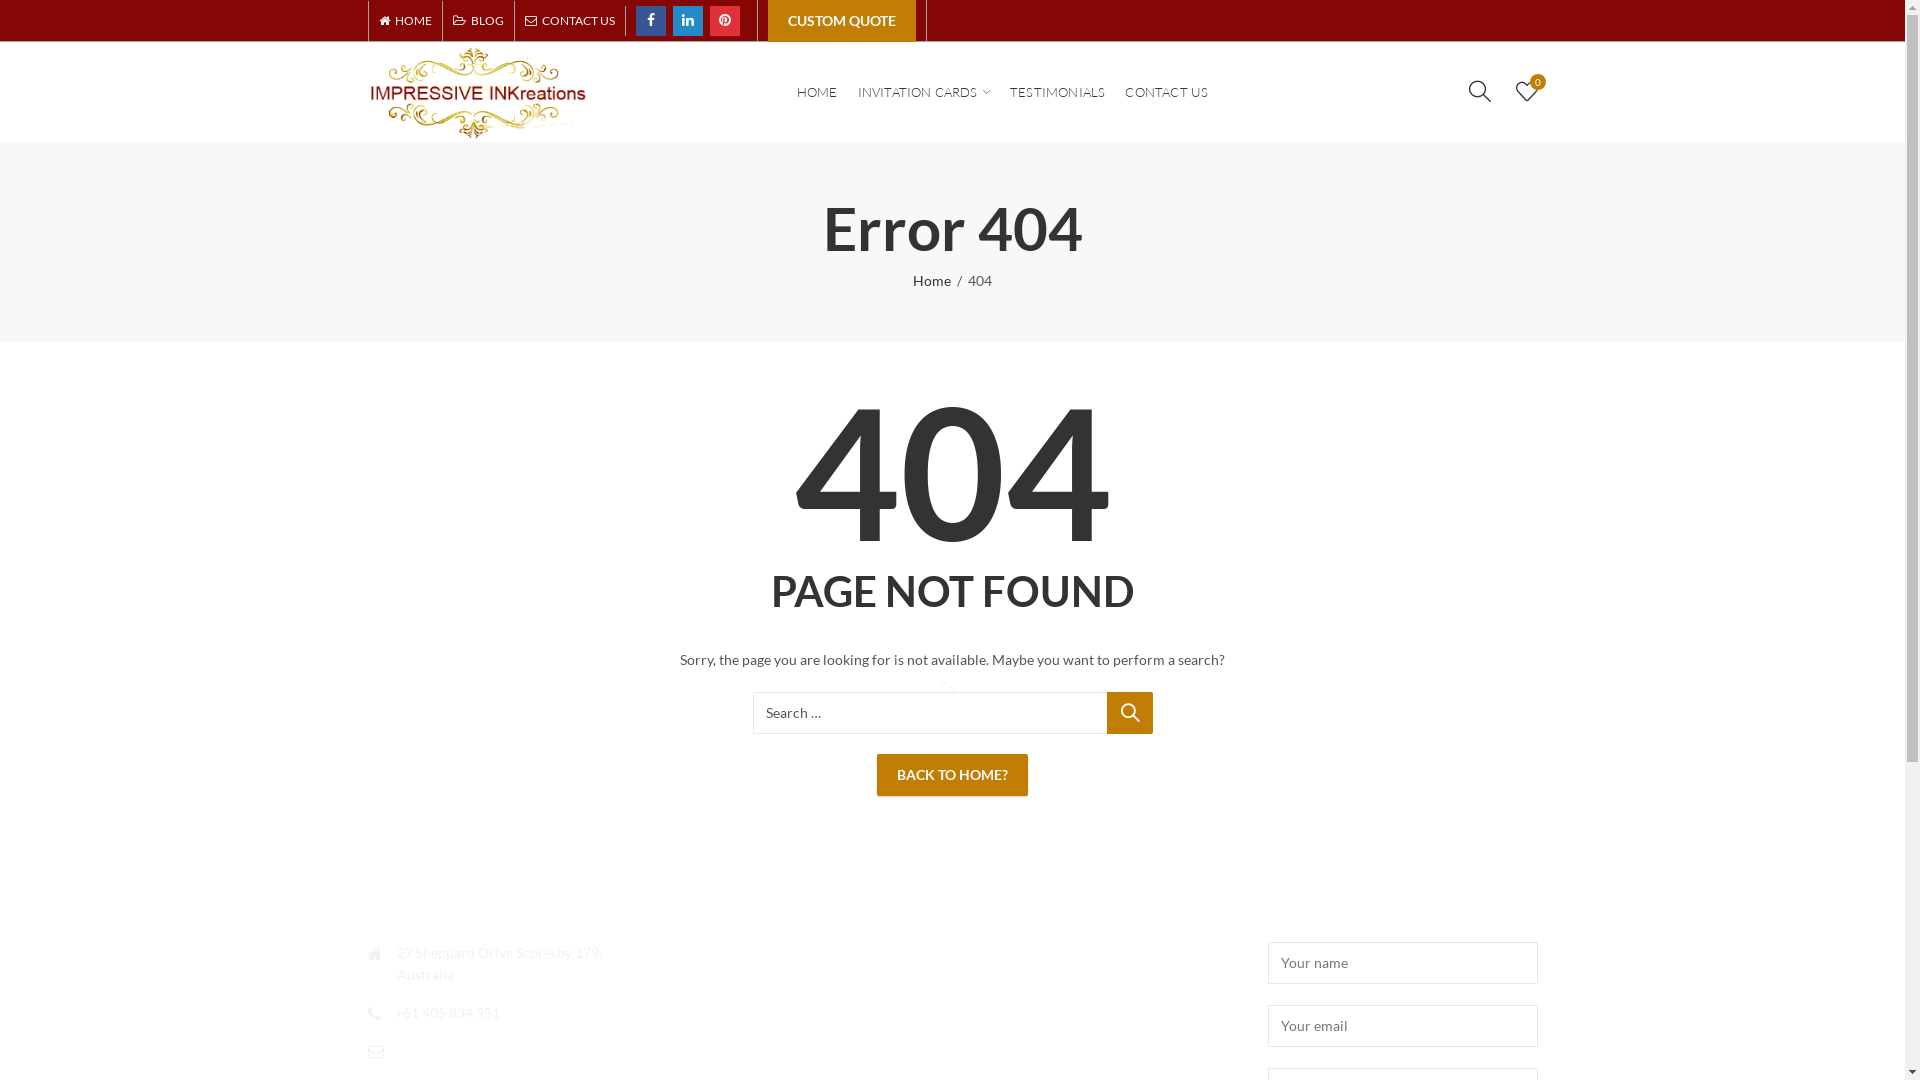 This screenshot has height=1080, width=1920. What do you see at coordinates (408, 20) in the screenshot?
I see `'HOME'` at bounding box center [408, 20].